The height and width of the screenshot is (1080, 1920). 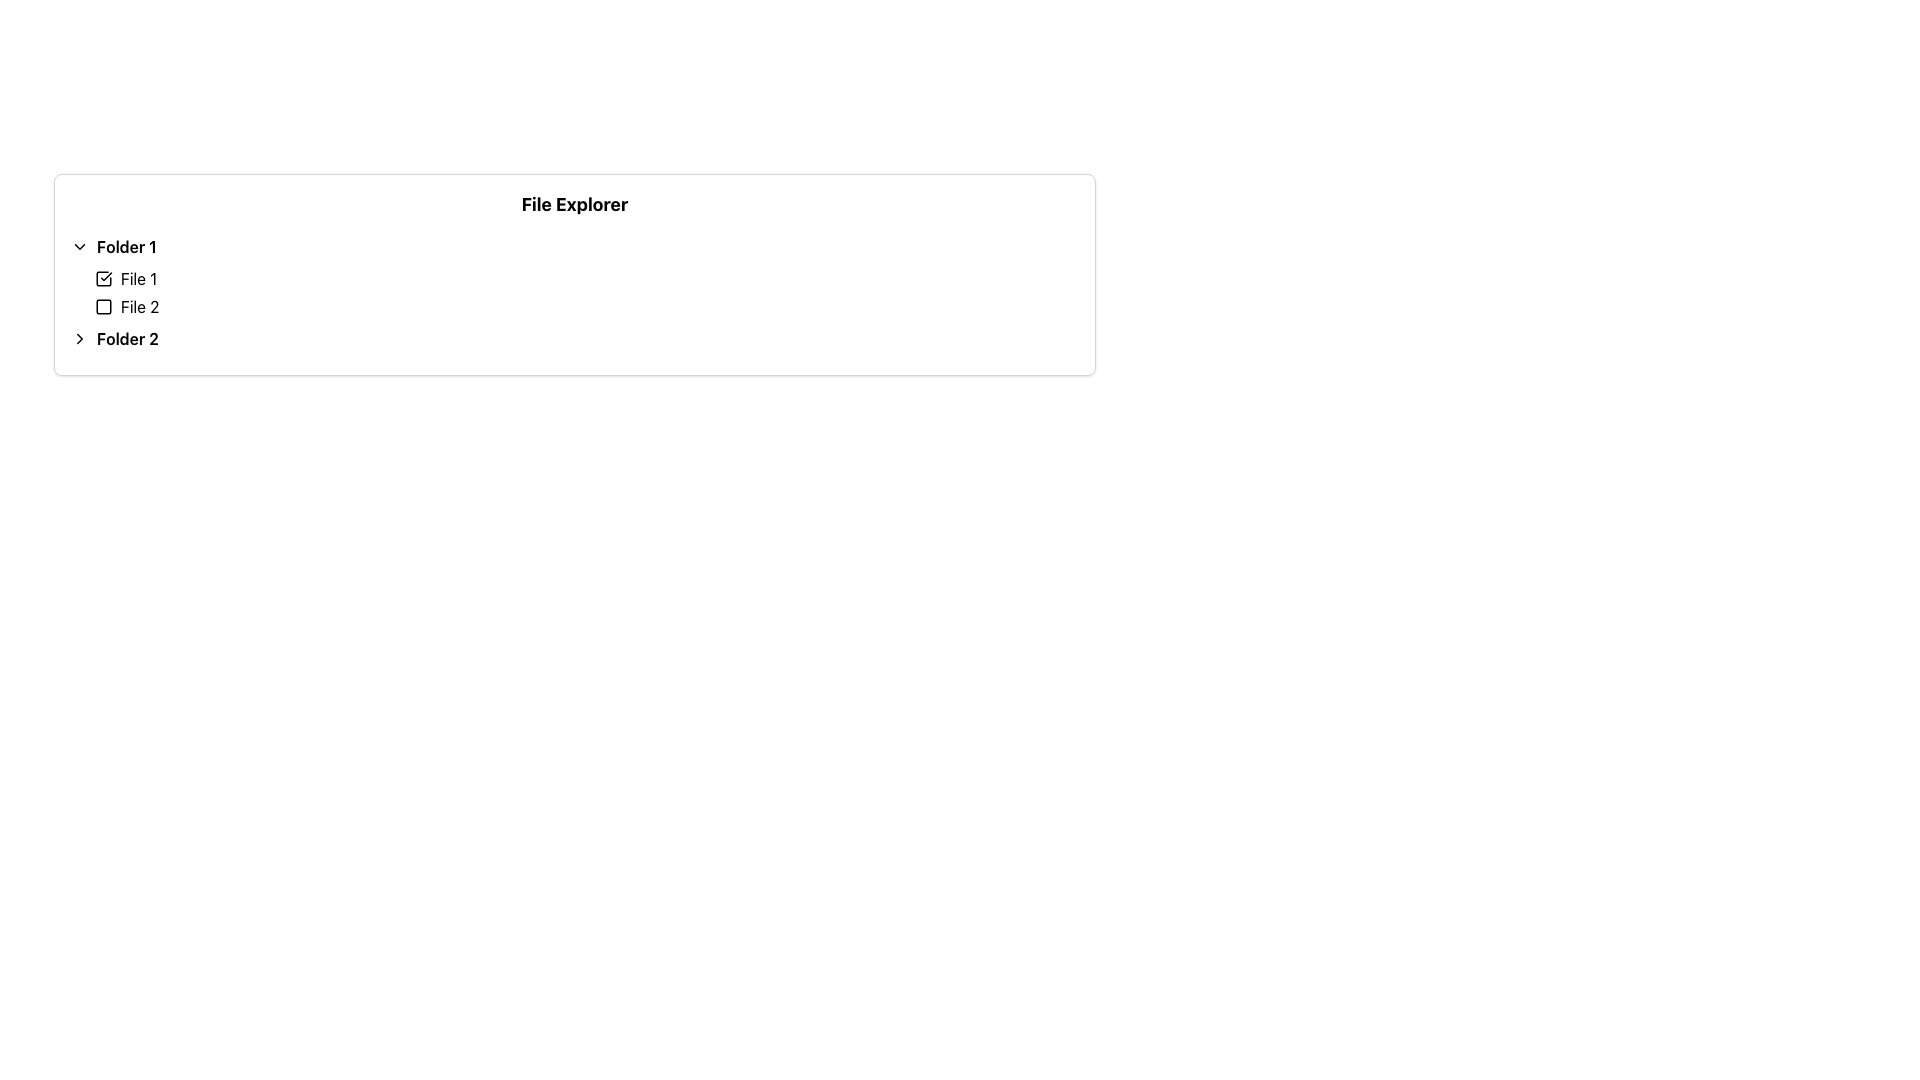 I want to click on the unselected checkbox for 'File 2' located in the tree-view list under 'Folder 1', so click(x=103, y=307).